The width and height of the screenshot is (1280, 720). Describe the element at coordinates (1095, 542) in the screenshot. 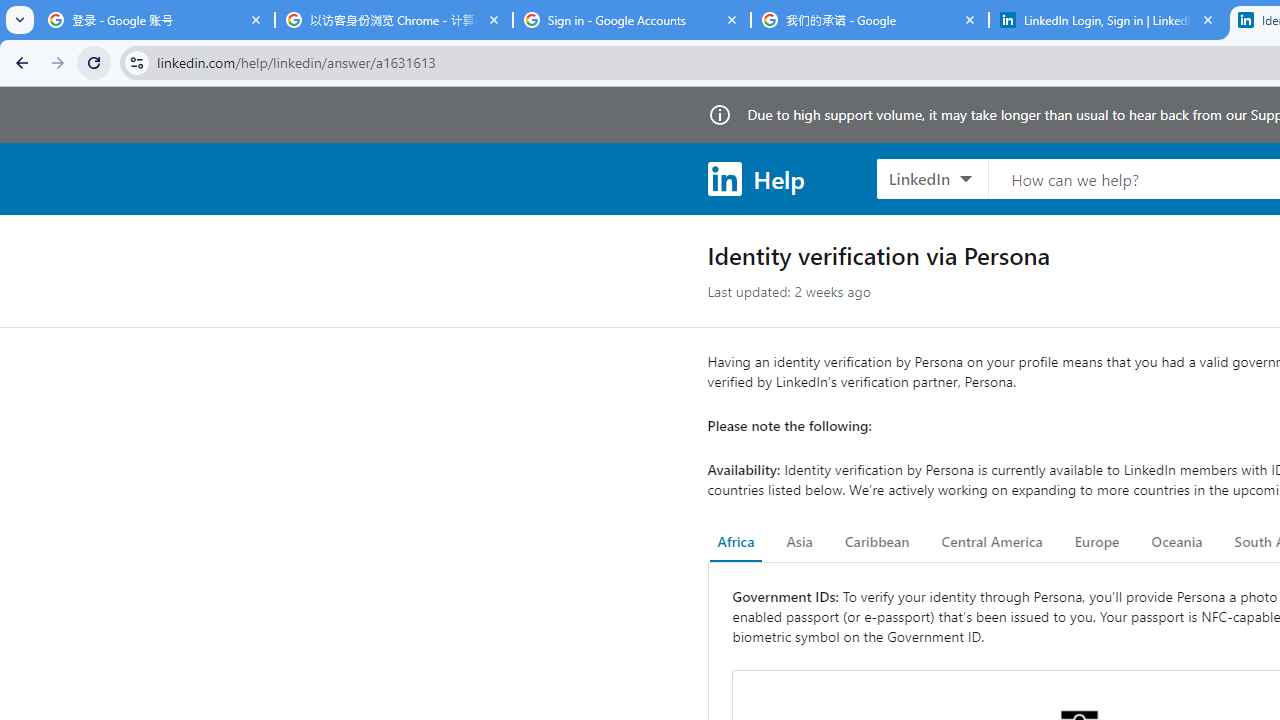

I see `'Europe'` at that location.